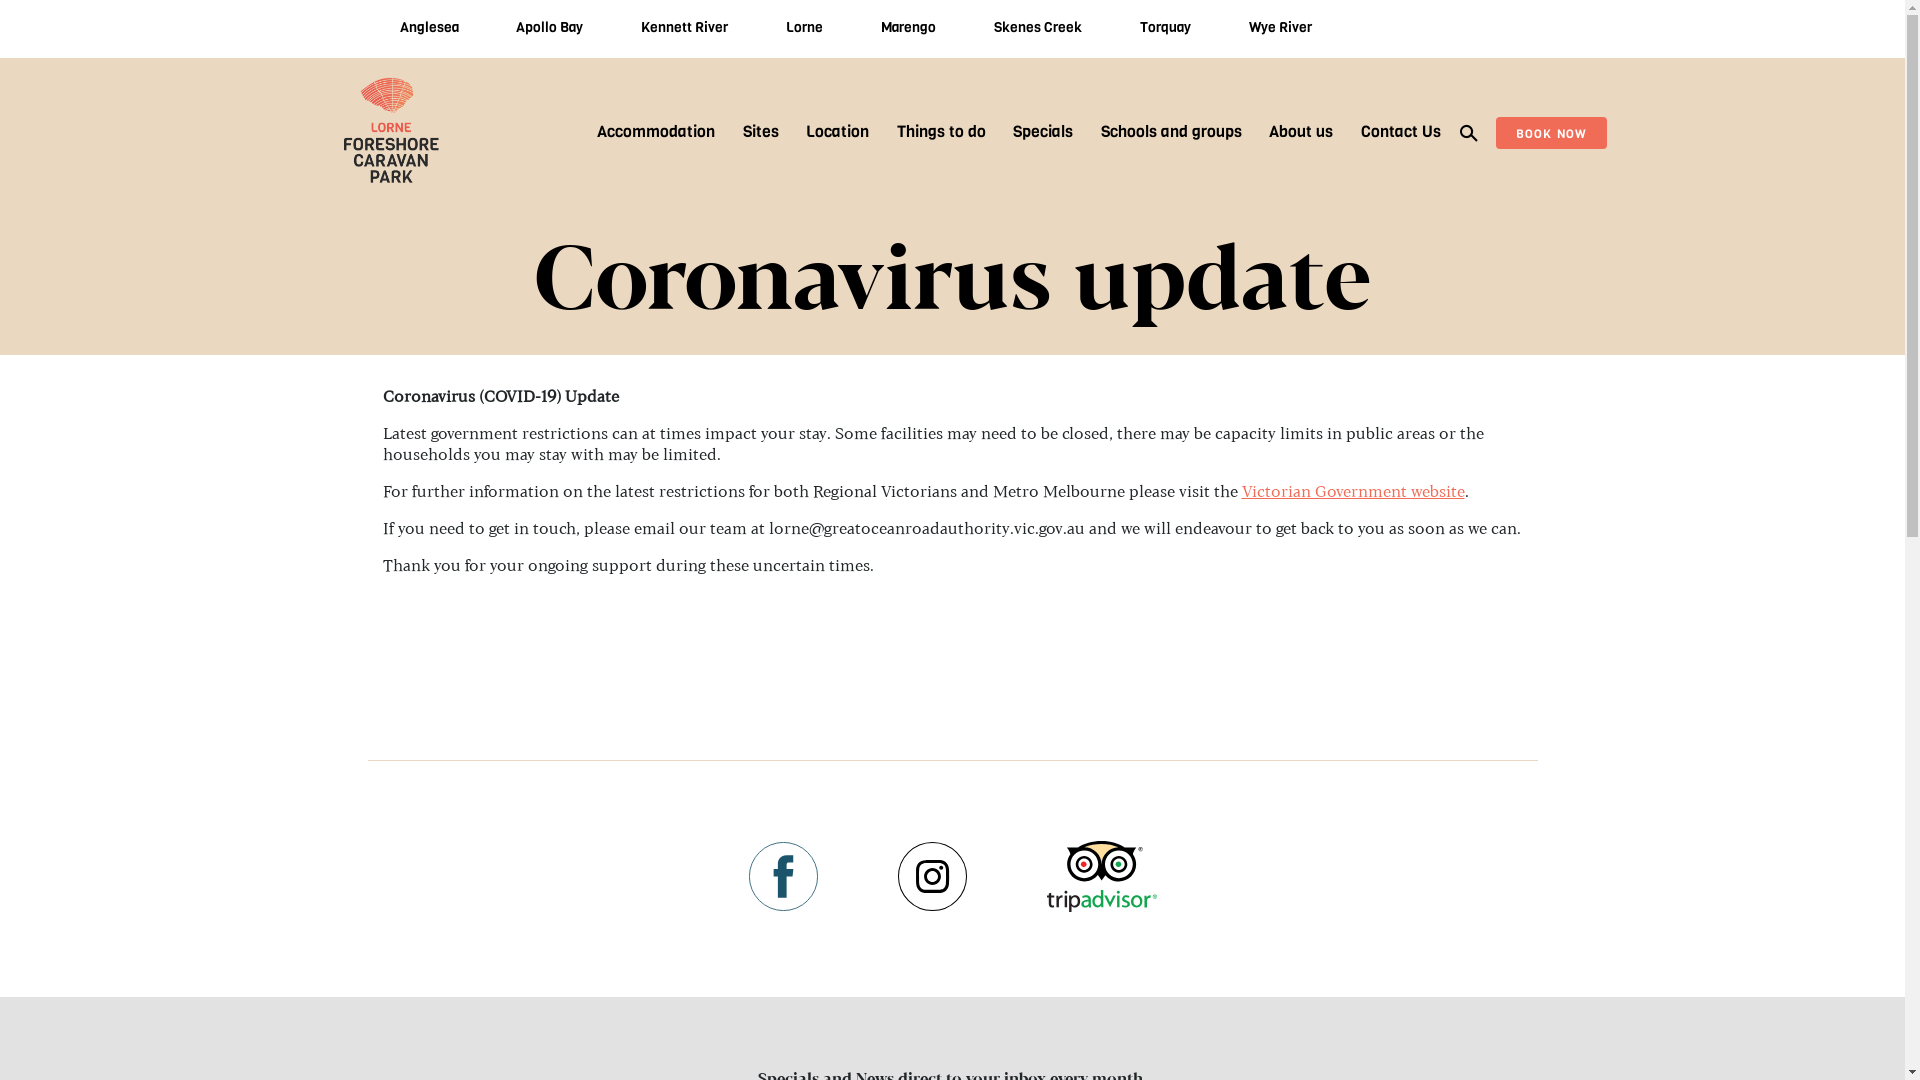 Image resolution: width=1920 pixels, height=1080 pixels. What do you see at coordinates (1496, 131) in the screenshot?
I see `'BOOK NOW'` at bounding box center [1496, 131].